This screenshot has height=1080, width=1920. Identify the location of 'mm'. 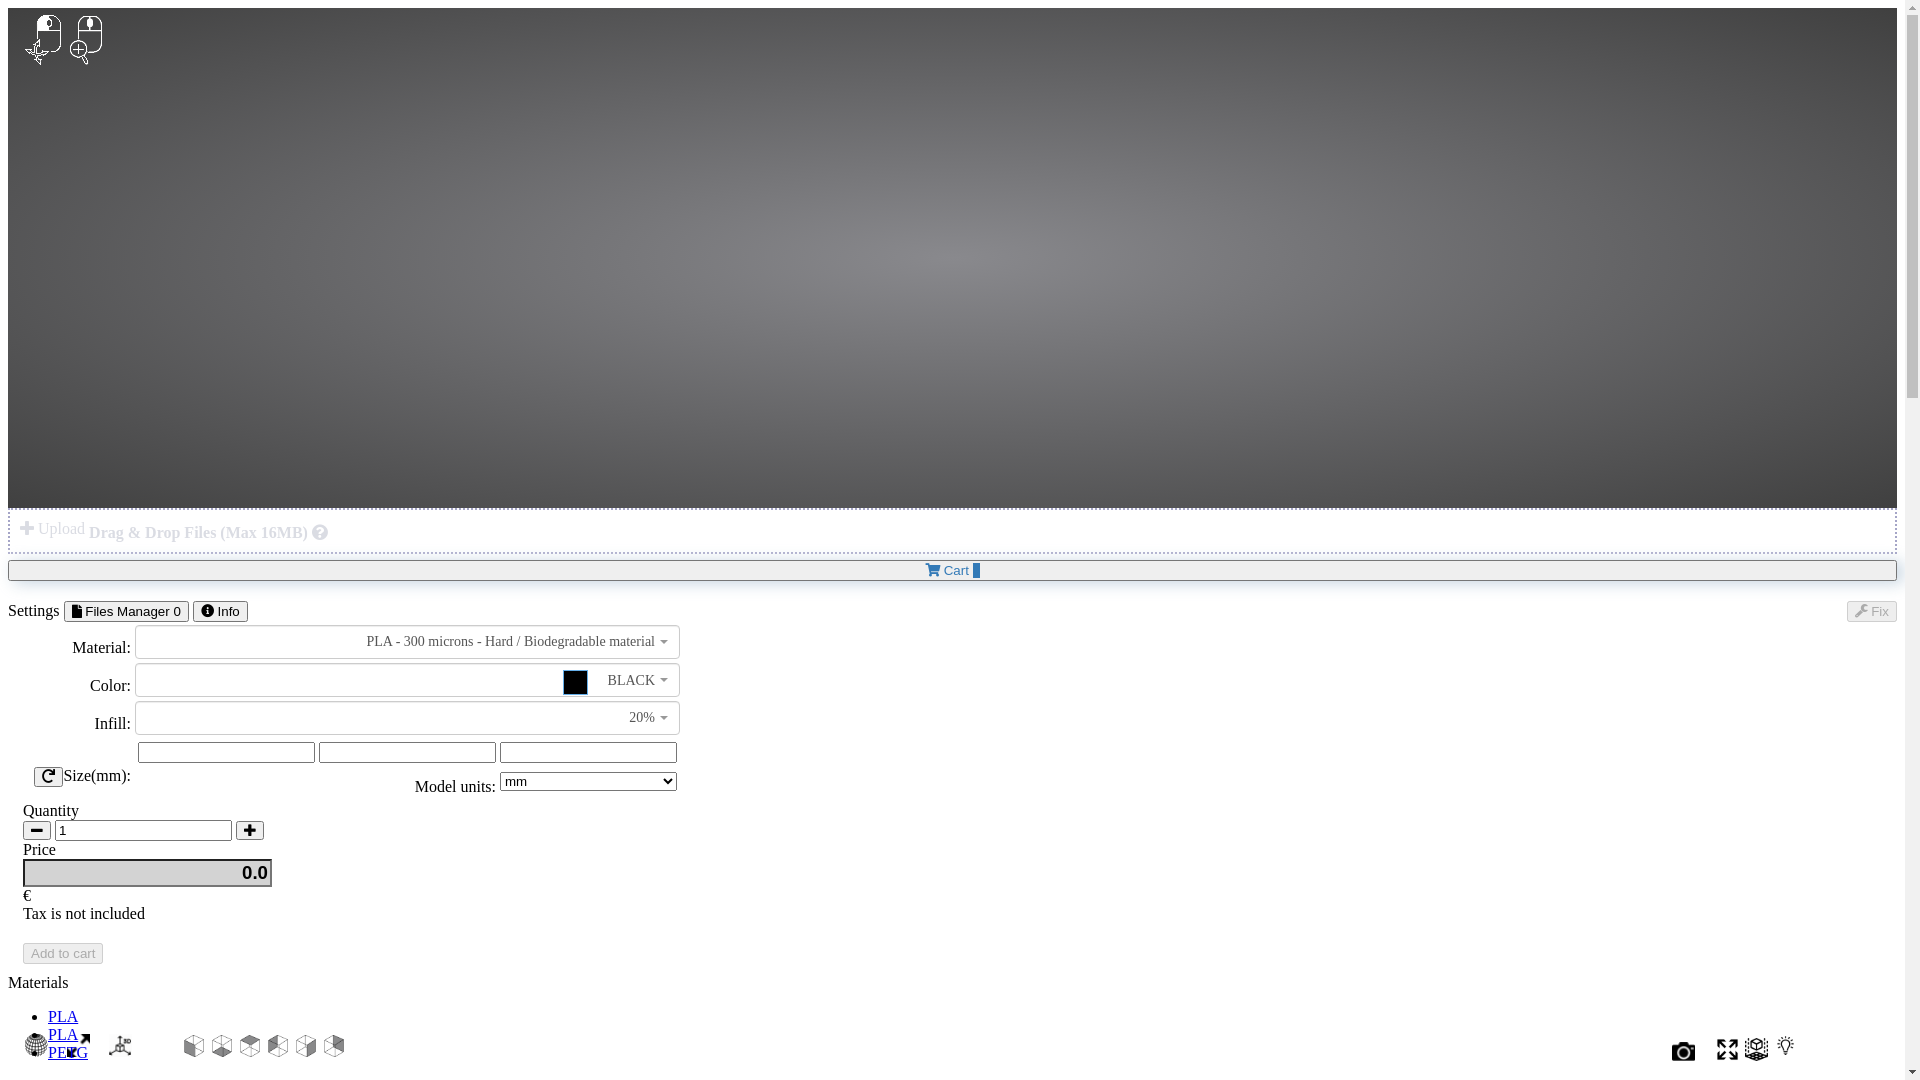
(499, 752).